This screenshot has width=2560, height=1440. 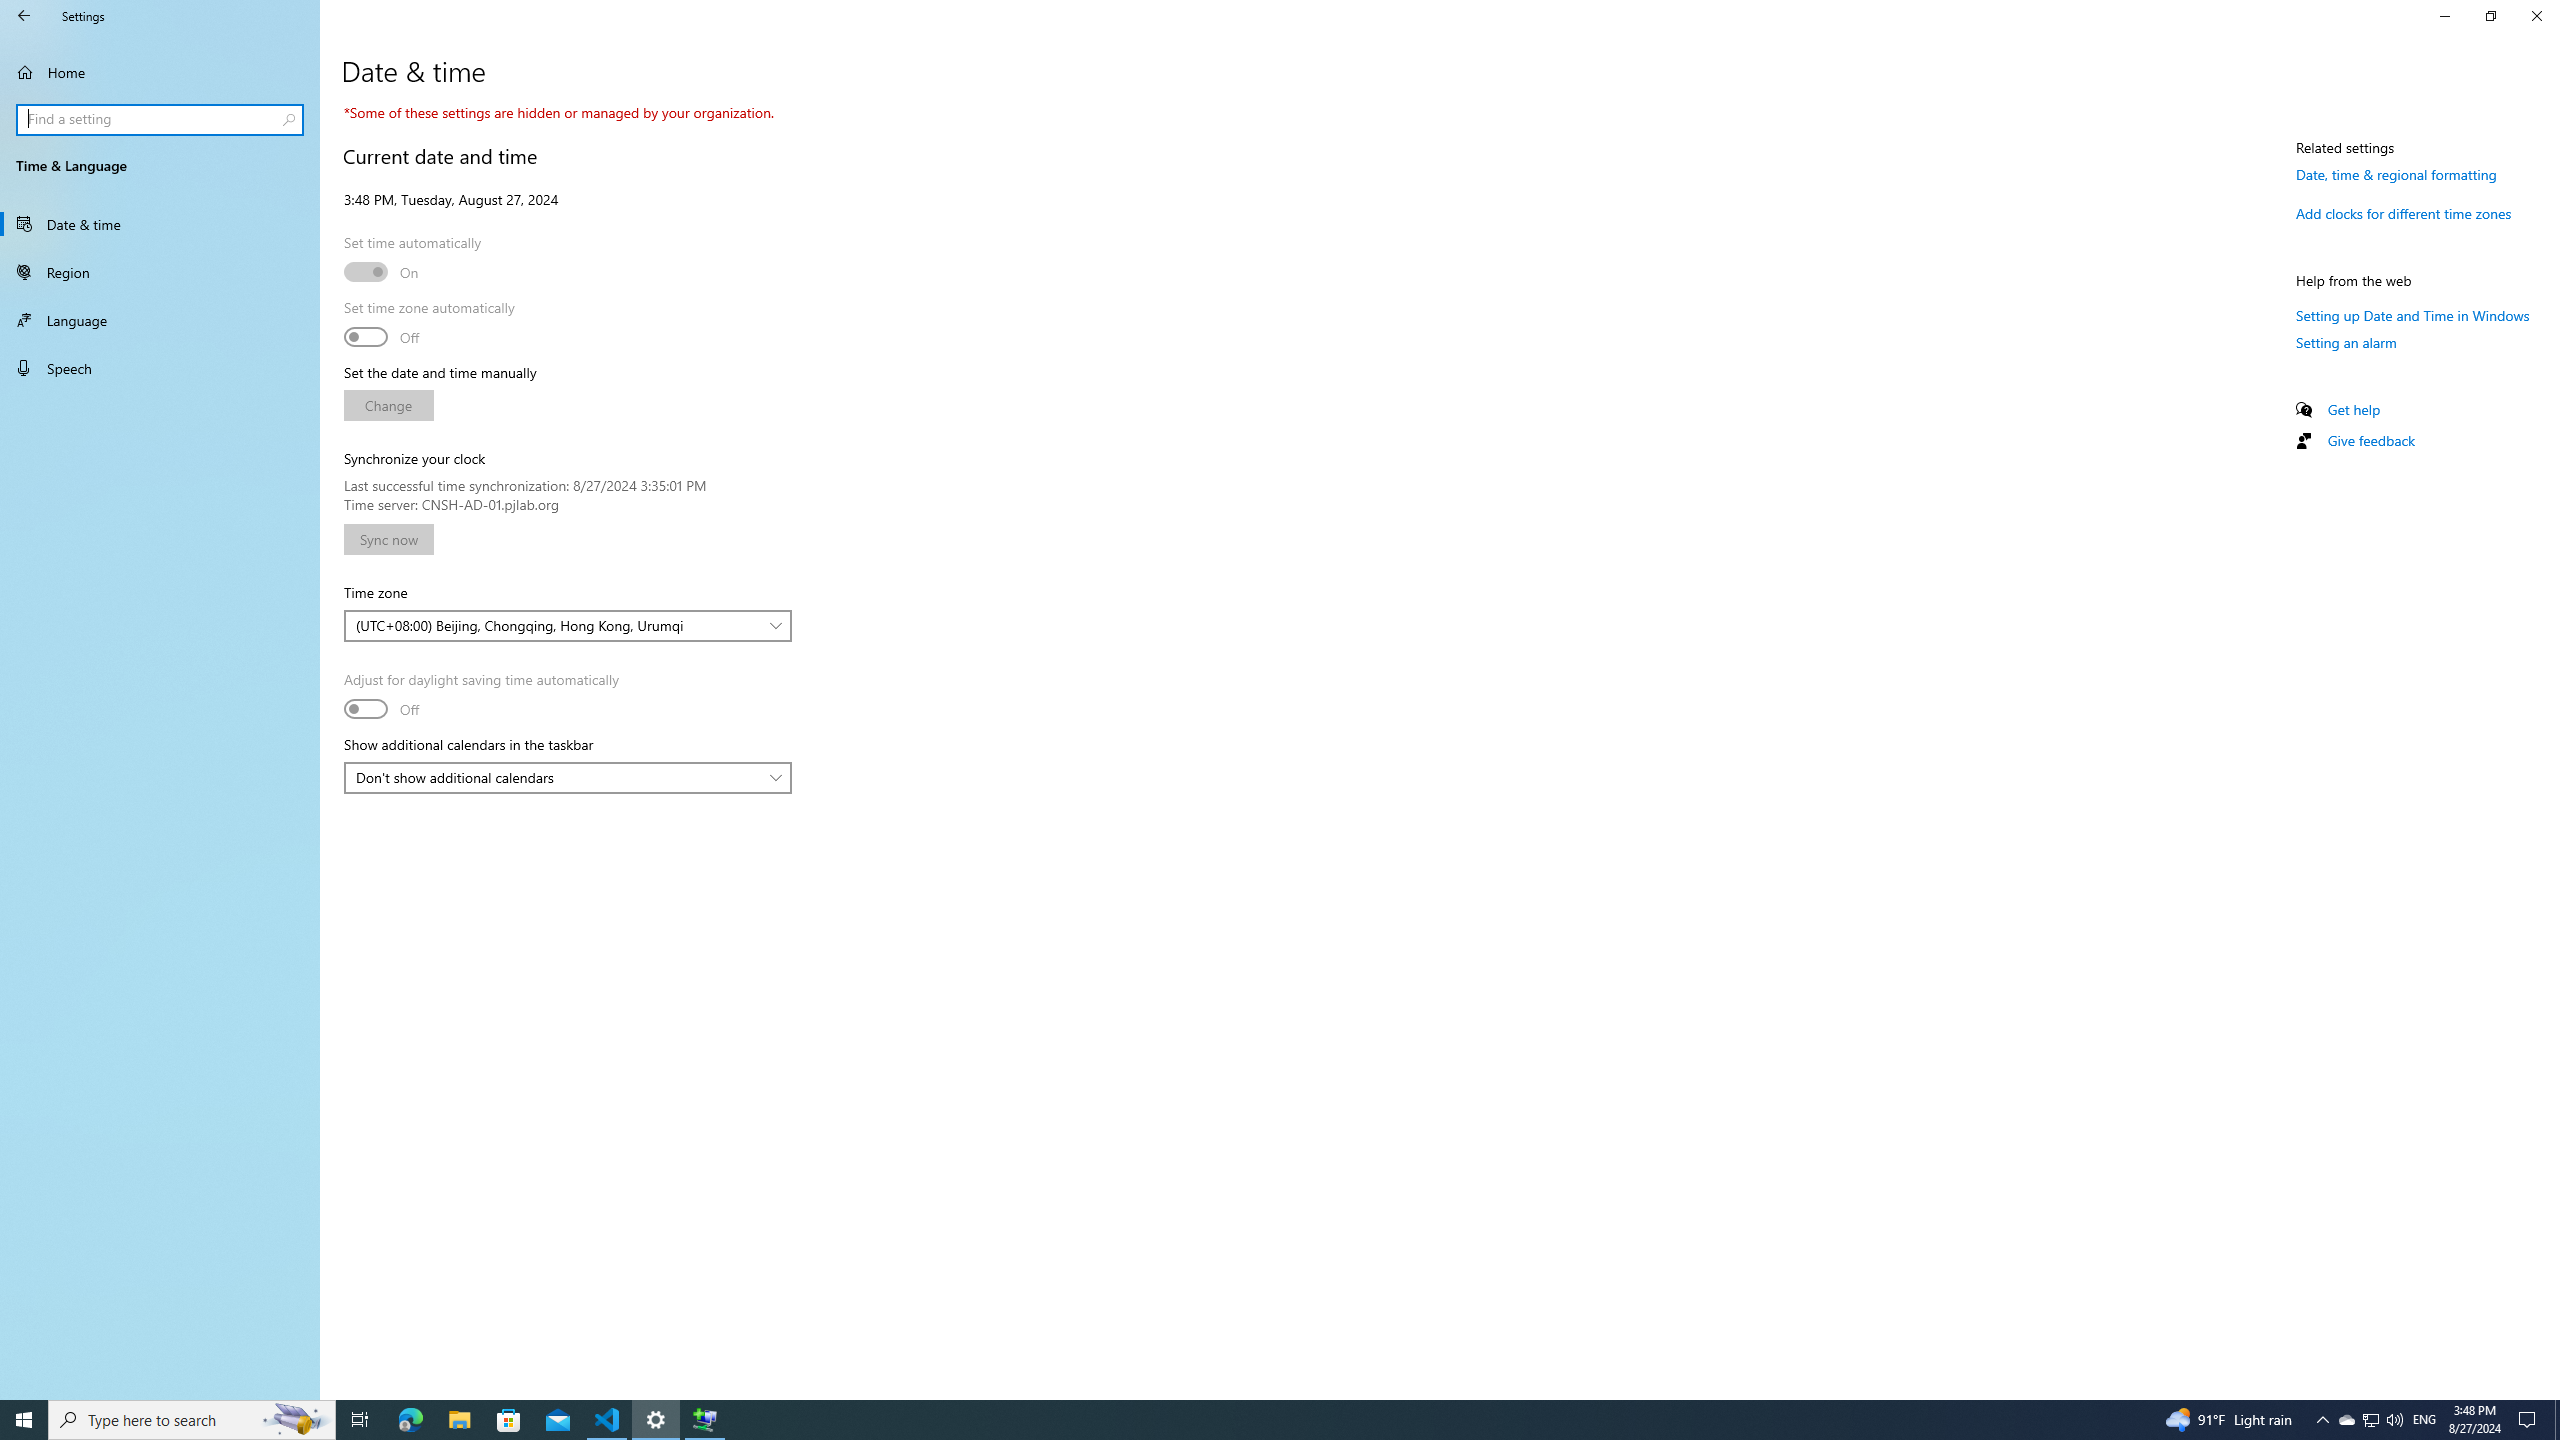 I want to click on 'Extensible Wizards Host Process - 1 running window', so click(x=705, y=1418).